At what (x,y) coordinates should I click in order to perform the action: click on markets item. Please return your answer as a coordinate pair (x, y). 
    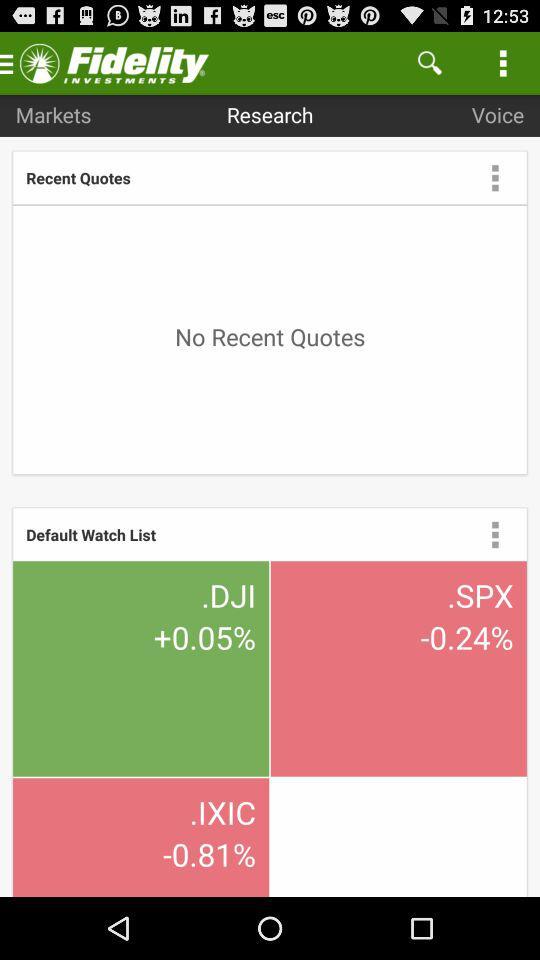
    Looking at the image, I should click on (53, 114).